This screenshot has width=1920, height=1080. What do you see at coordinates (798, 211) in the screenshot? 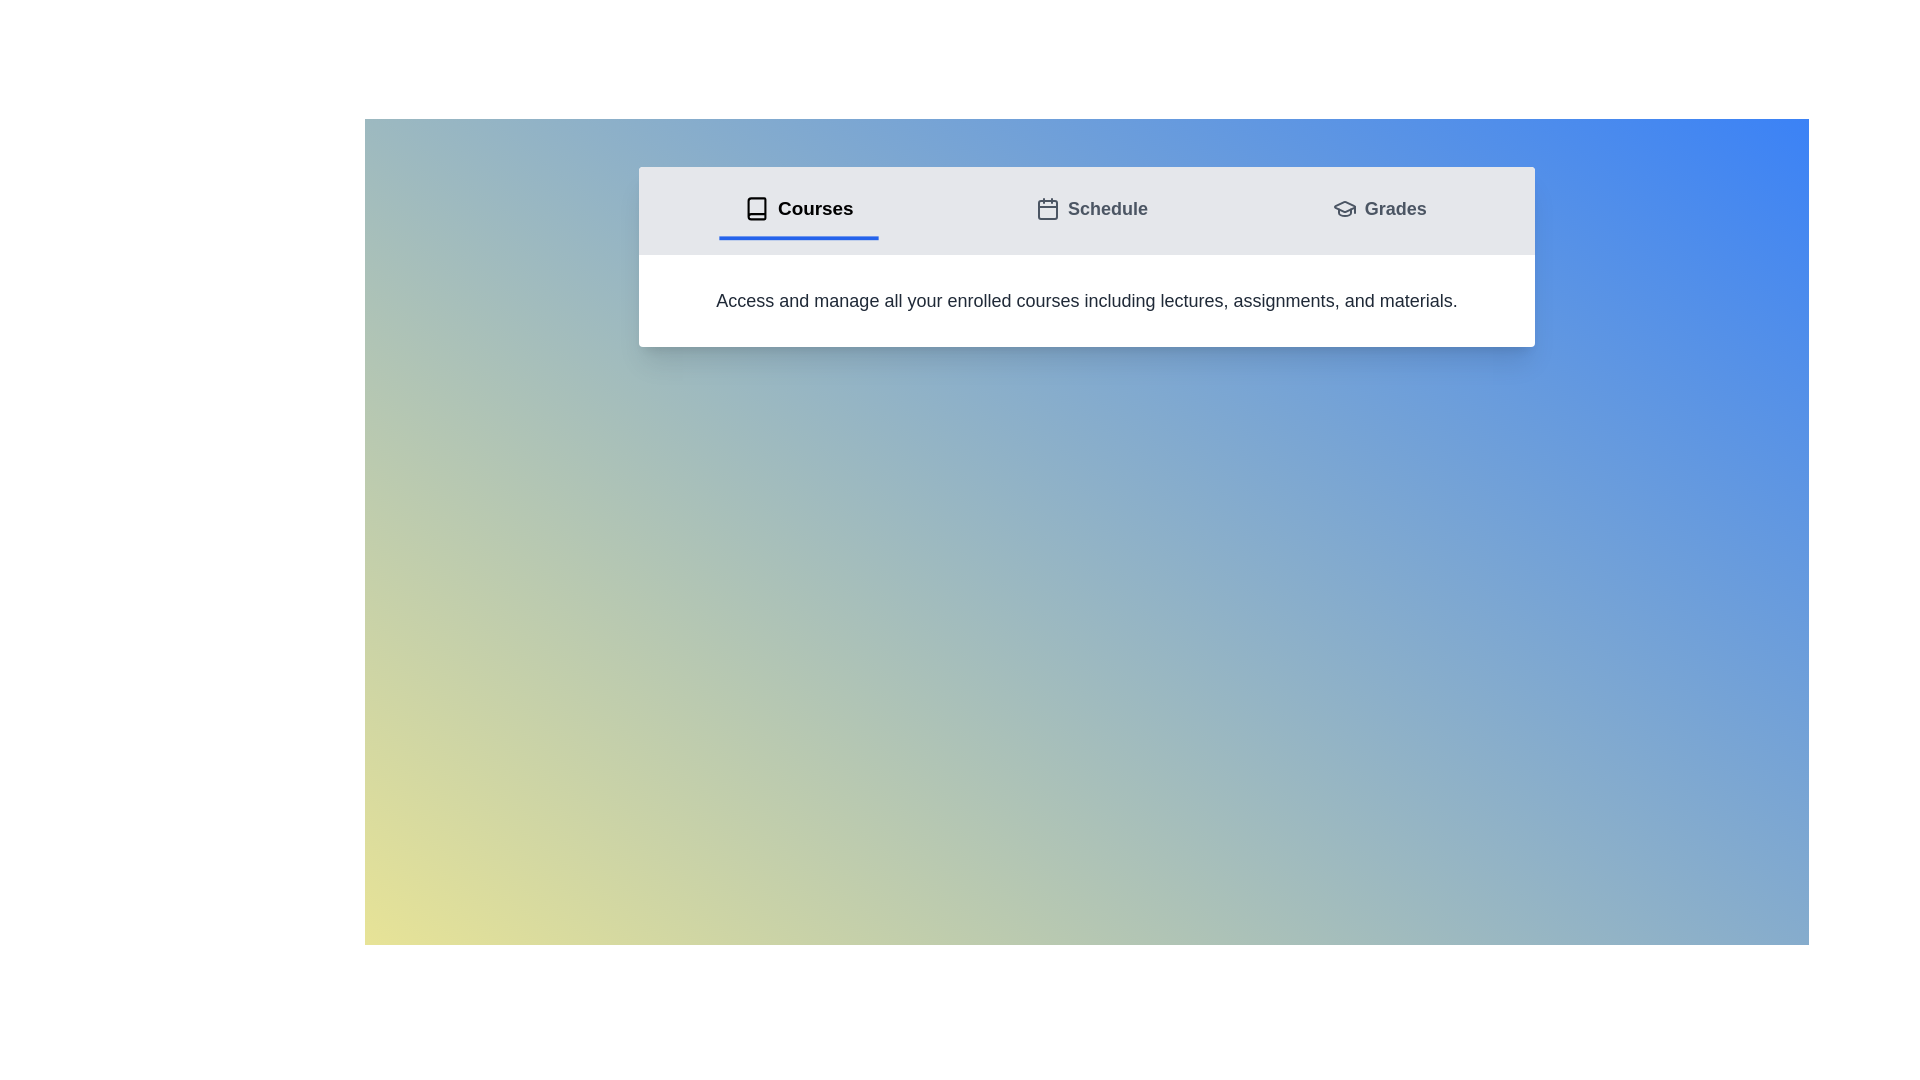
I see `the tab labeled Courses to switch to the corresponding view` at bounding box center [798, 211].